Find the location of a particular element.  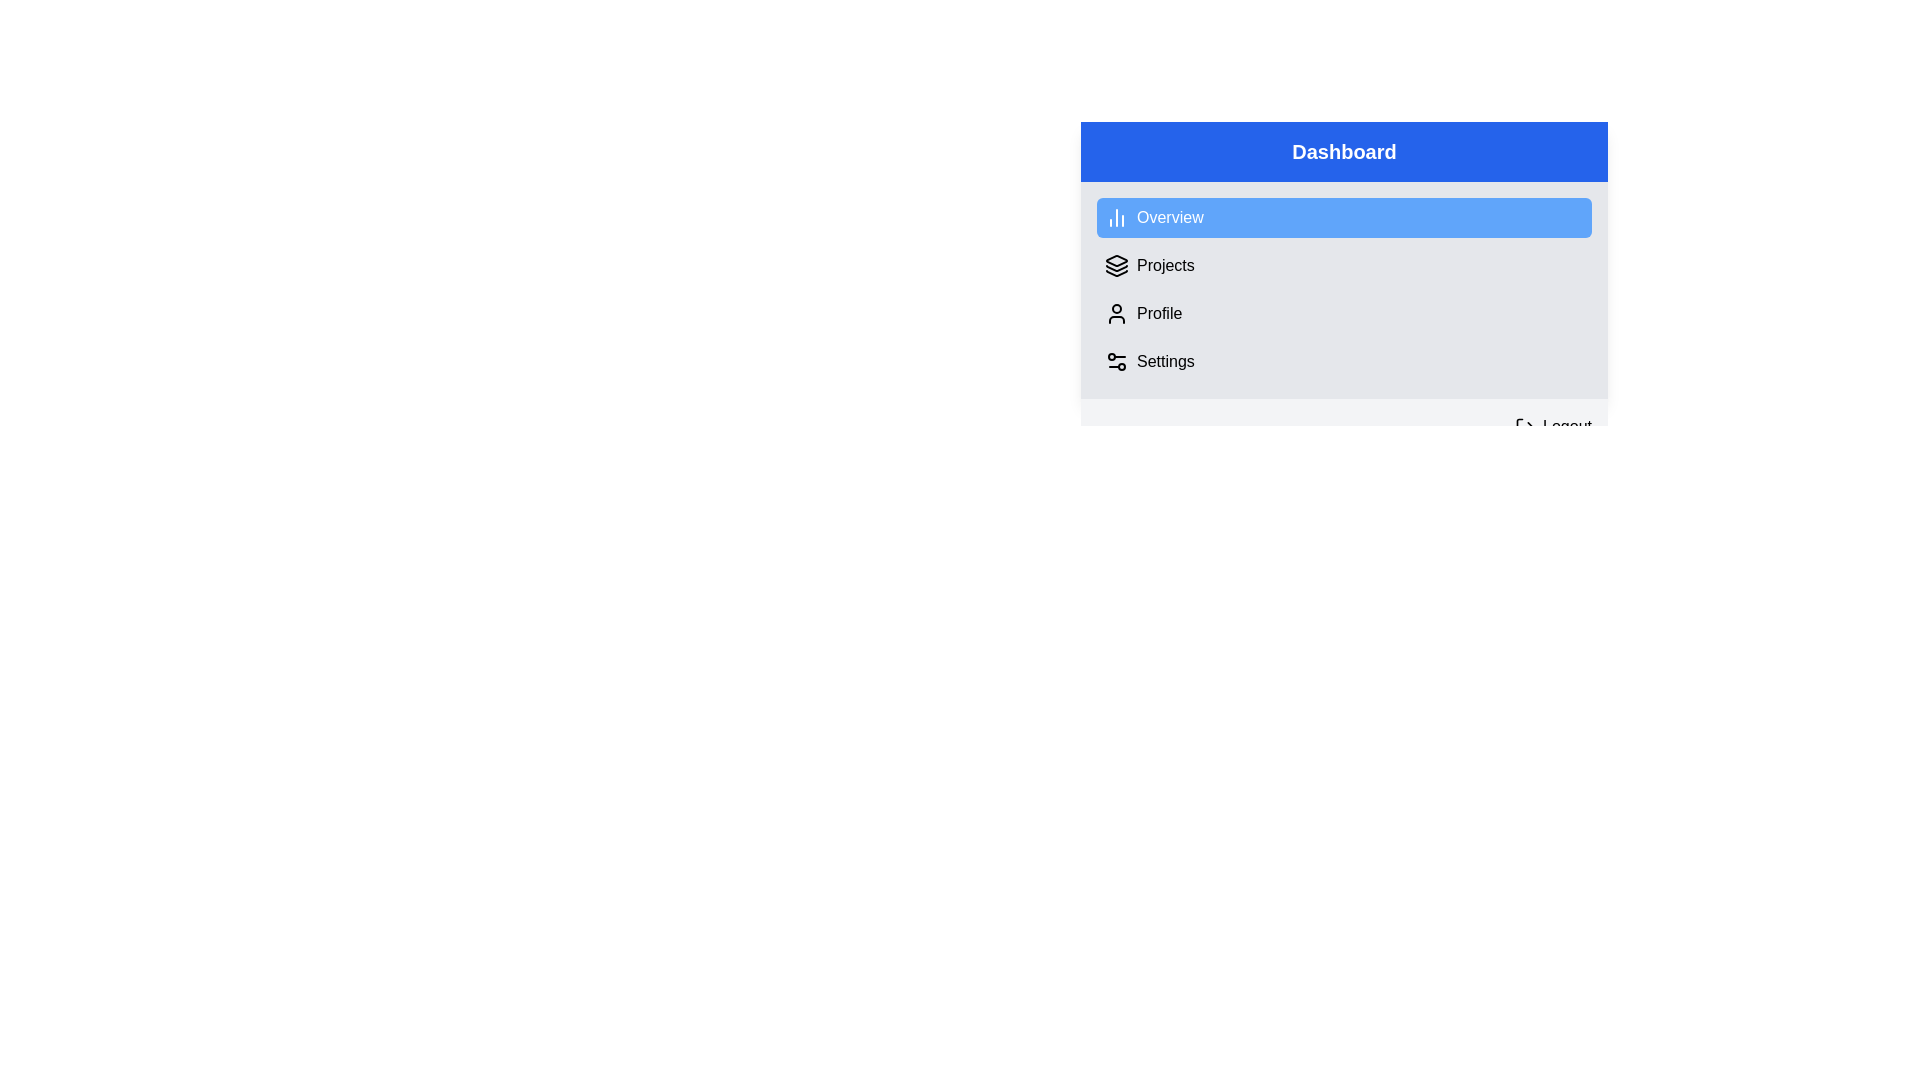

the logout button located at the bottommost row of the sidebar, which has a light gray background and is the final item in the menu is located at coordinates (1344, 425).